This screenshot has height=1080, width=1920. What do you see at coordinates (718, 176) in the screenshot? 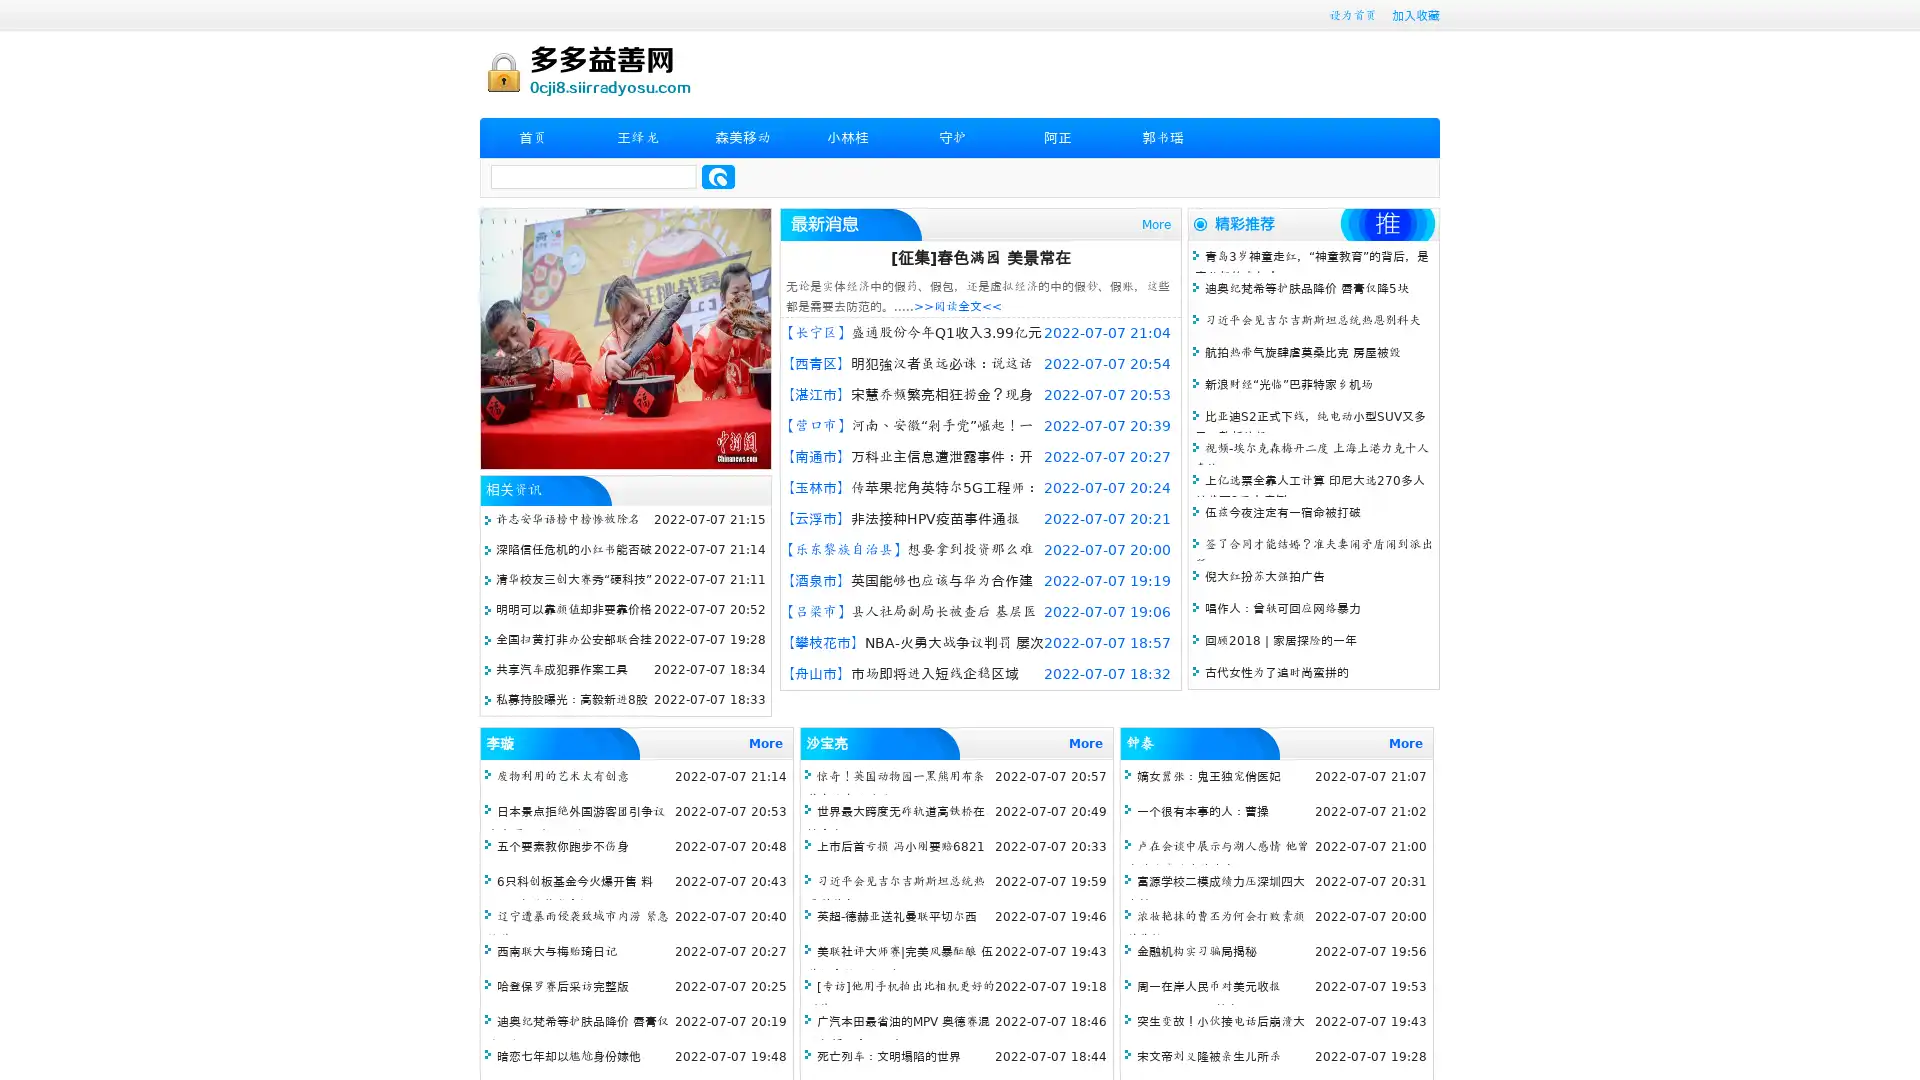
I see `Search` at bounding box center [718, 176].